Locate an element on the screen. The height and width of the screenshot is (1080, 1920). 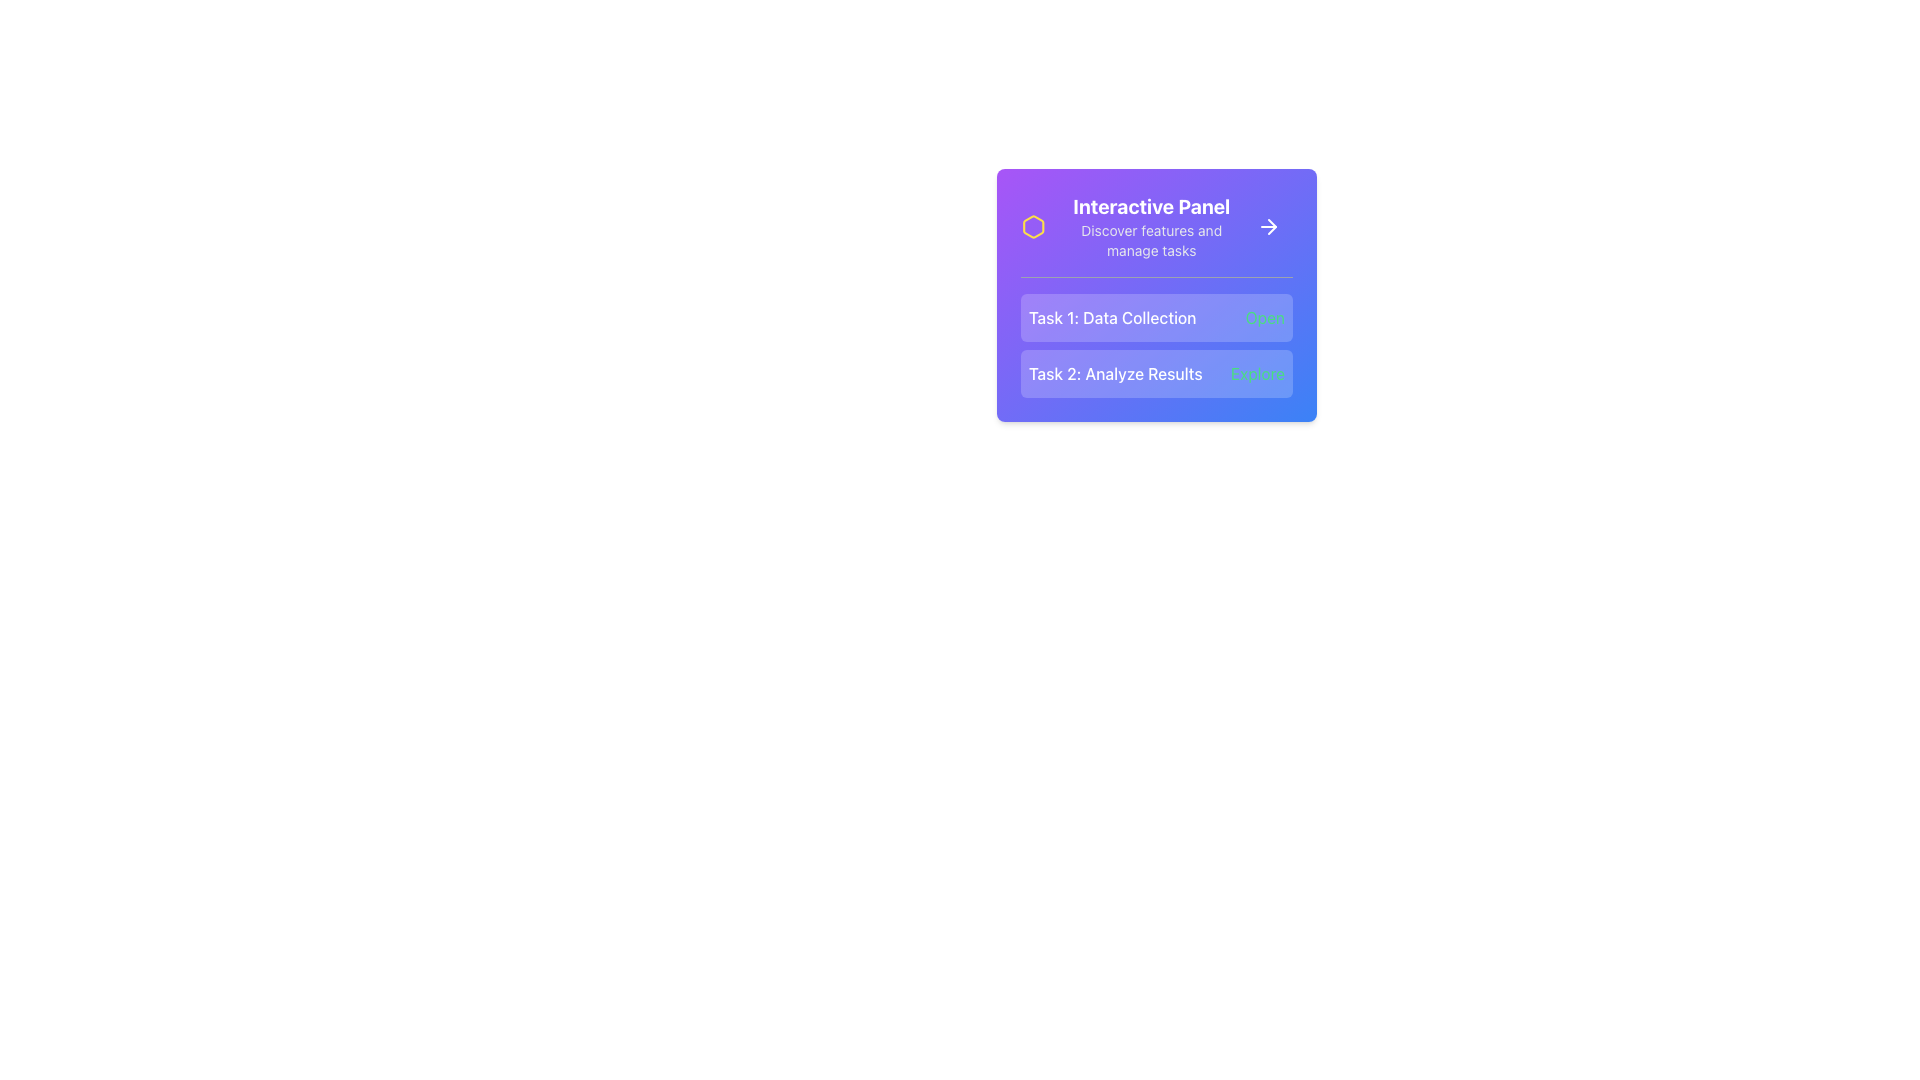
text from the 'Interactive Panel' text label, which is styled in bold and larger font at the top of a card-like interface is located at coordinates (1151, 207).